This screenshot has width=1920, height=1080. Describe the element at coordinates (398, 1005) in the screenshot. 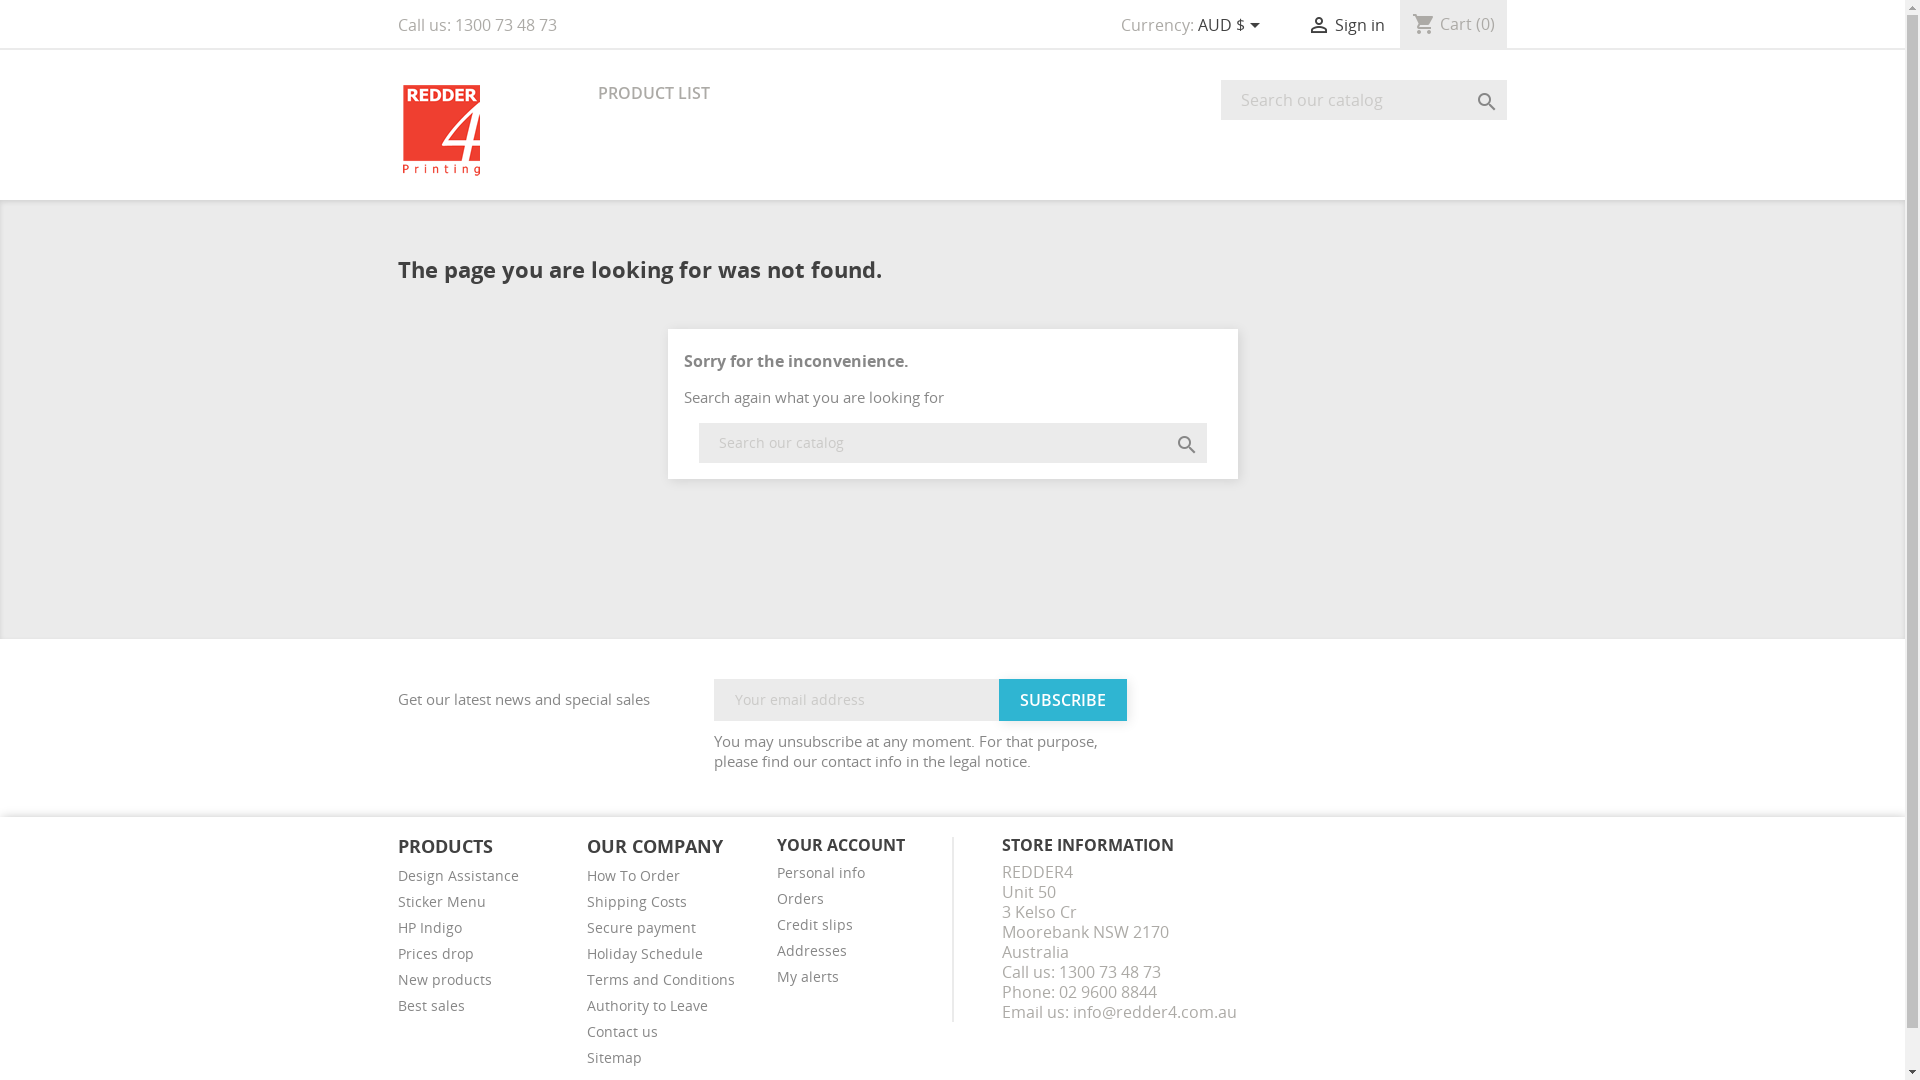

I see `'Best sales'` at that location.